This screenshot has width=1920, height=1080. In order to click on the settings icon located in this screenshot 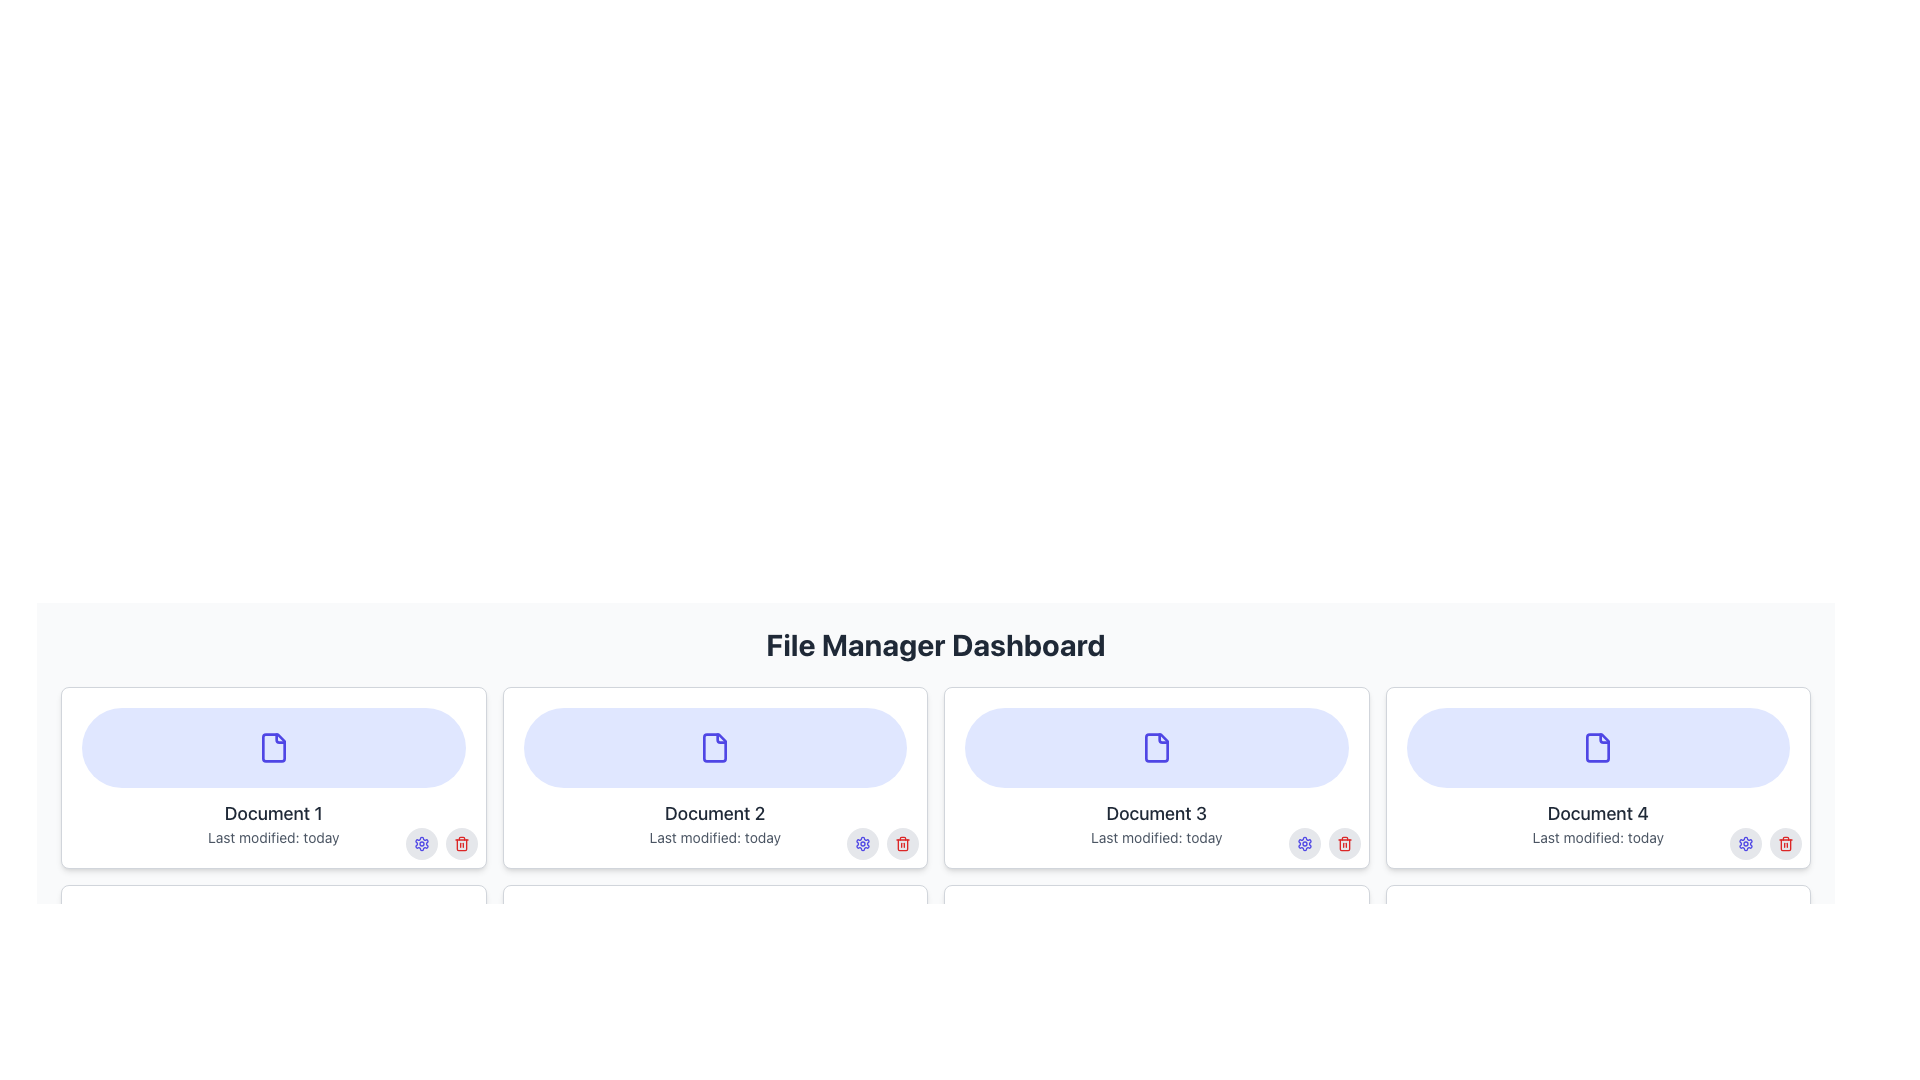, I will do `click(1745, 844)`.